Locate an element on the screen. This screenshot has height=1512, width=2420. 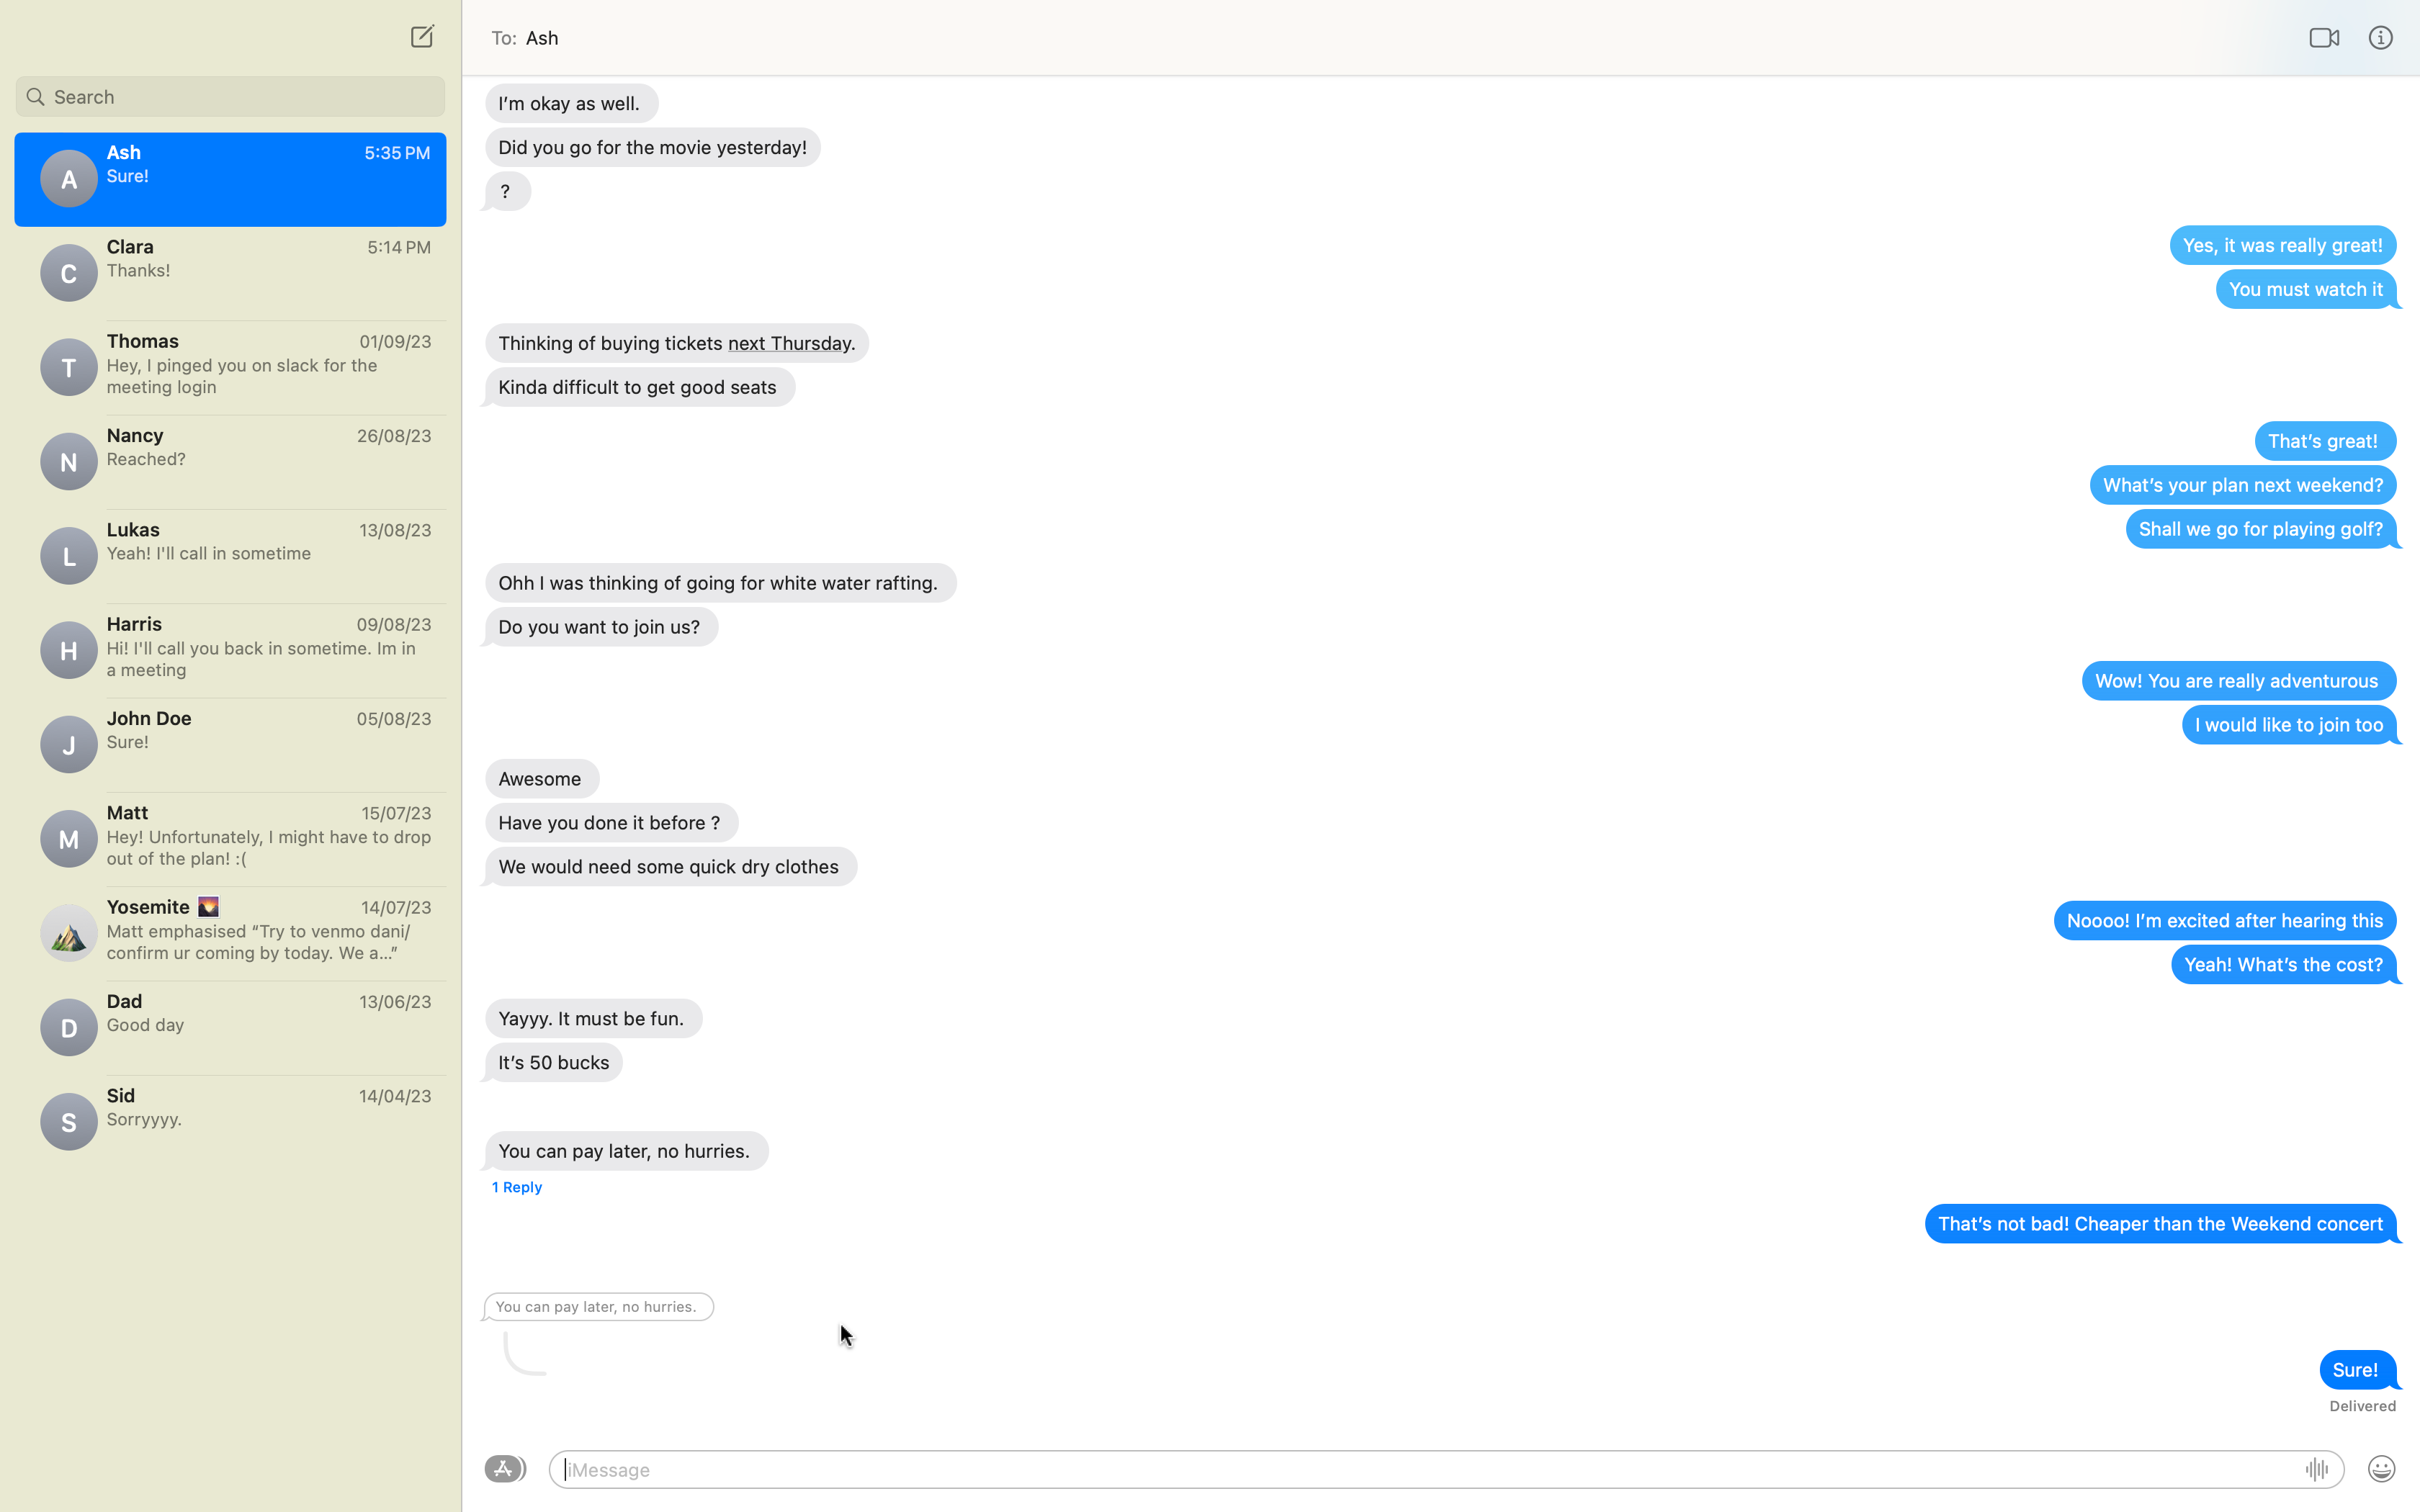
Click to view more options for message "Yeah, what"s the cost? is located at coordinates (2283, 964).